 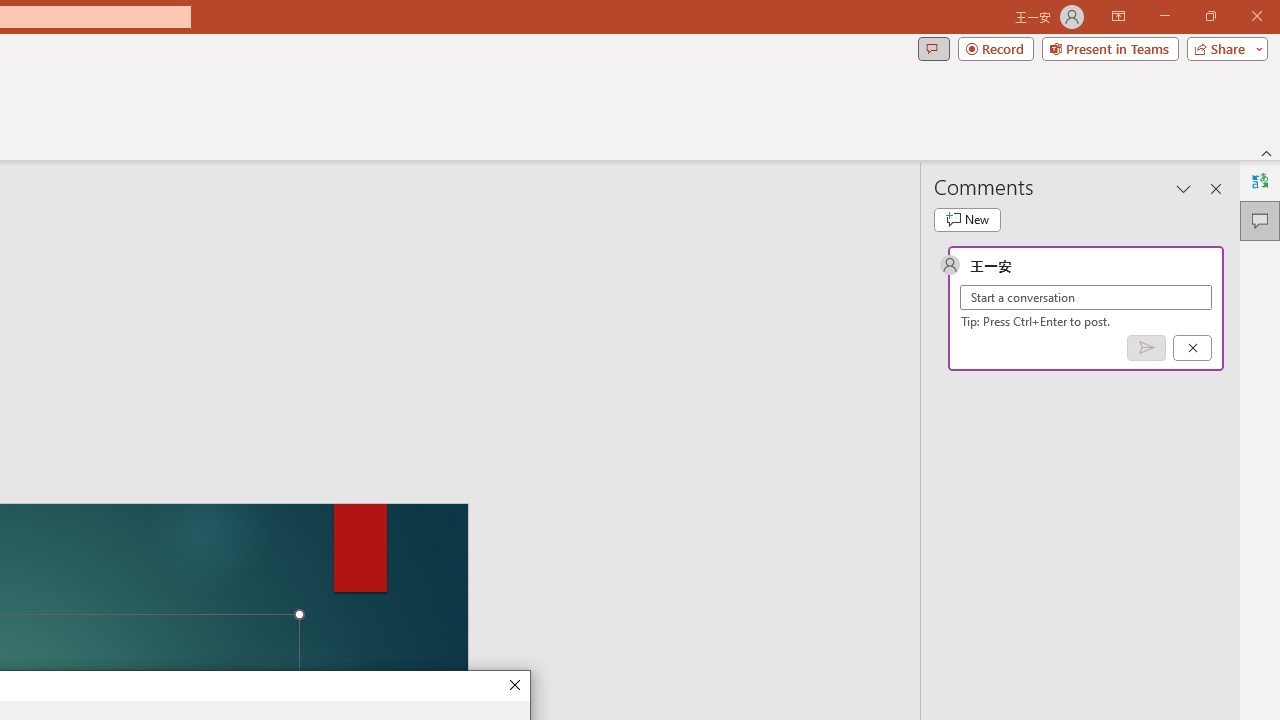 I want to click on 'Start a conversation', so click(x=1085, y=297).